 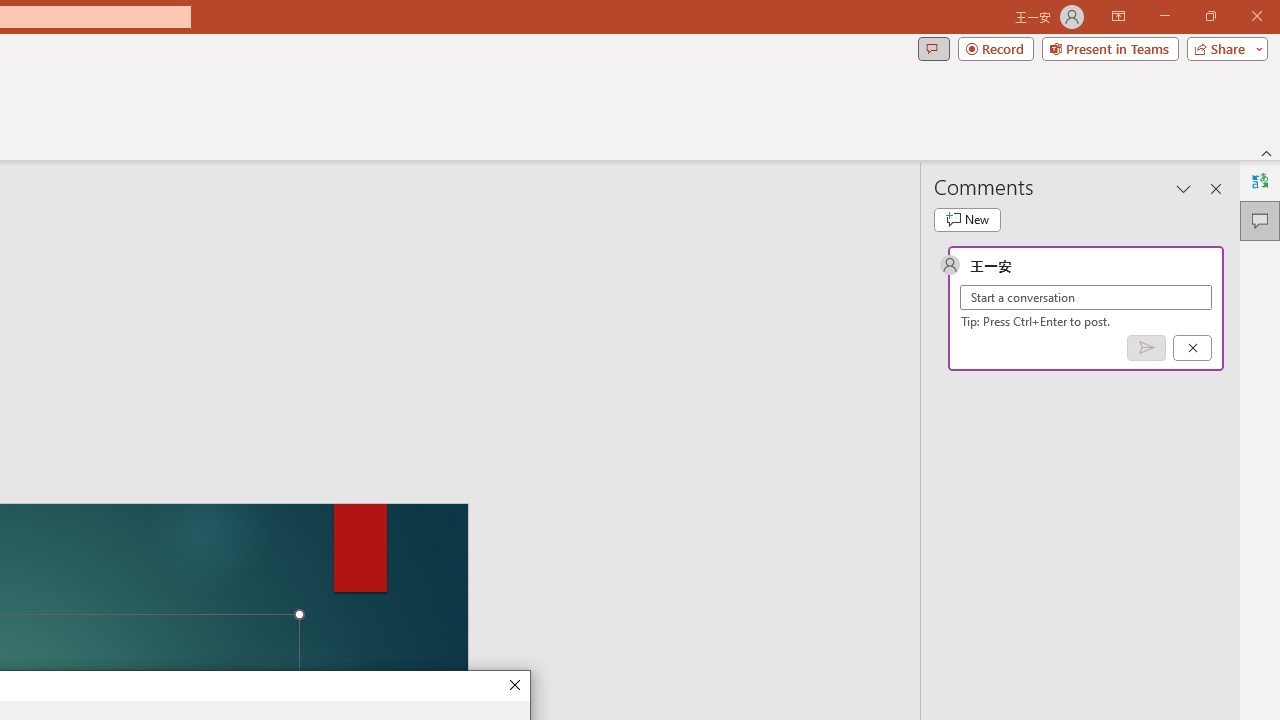 I want to click on 'Start a conversation', so click(x=1085, y=297).